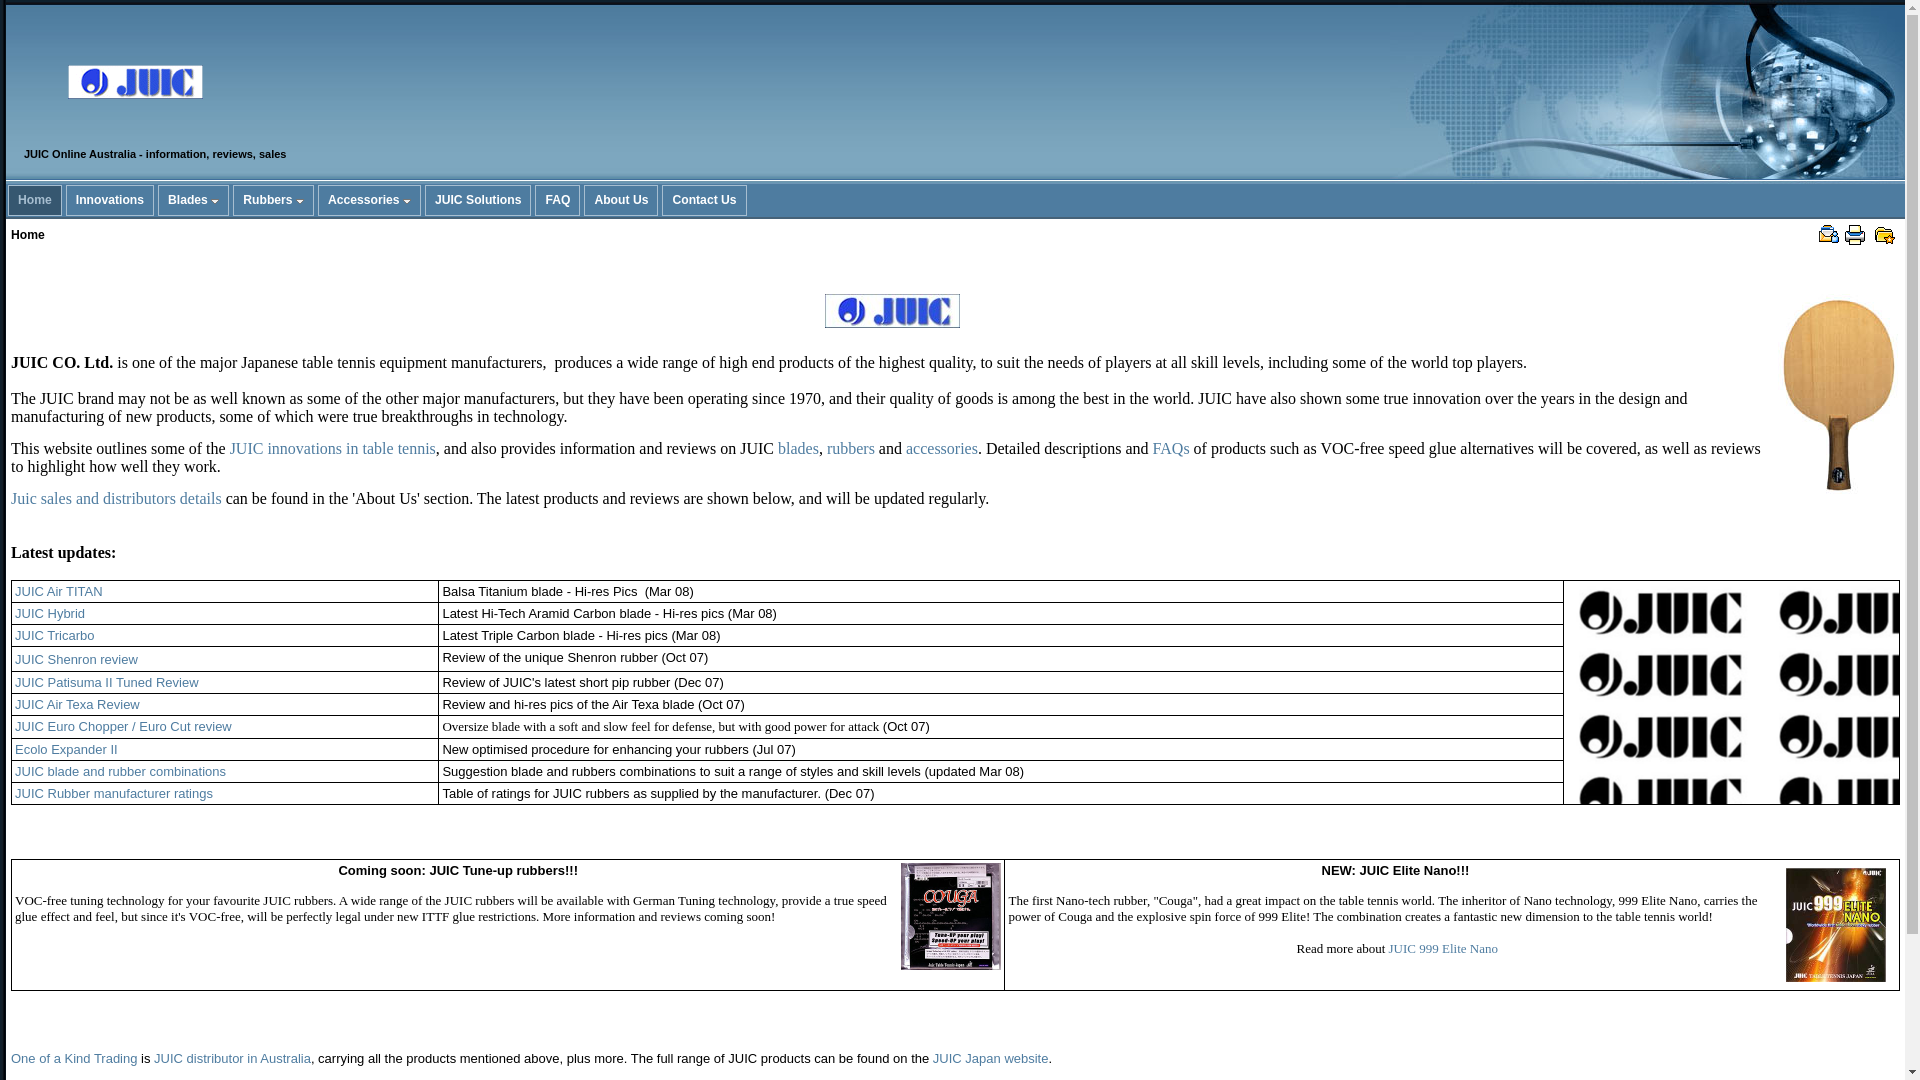 Image resolution: width=1920 pixels, height=1080 pixels. Describe the element at coordinates (1828, 234) in the screenshot. I see `'Email a Page to a Friend'` at that location.